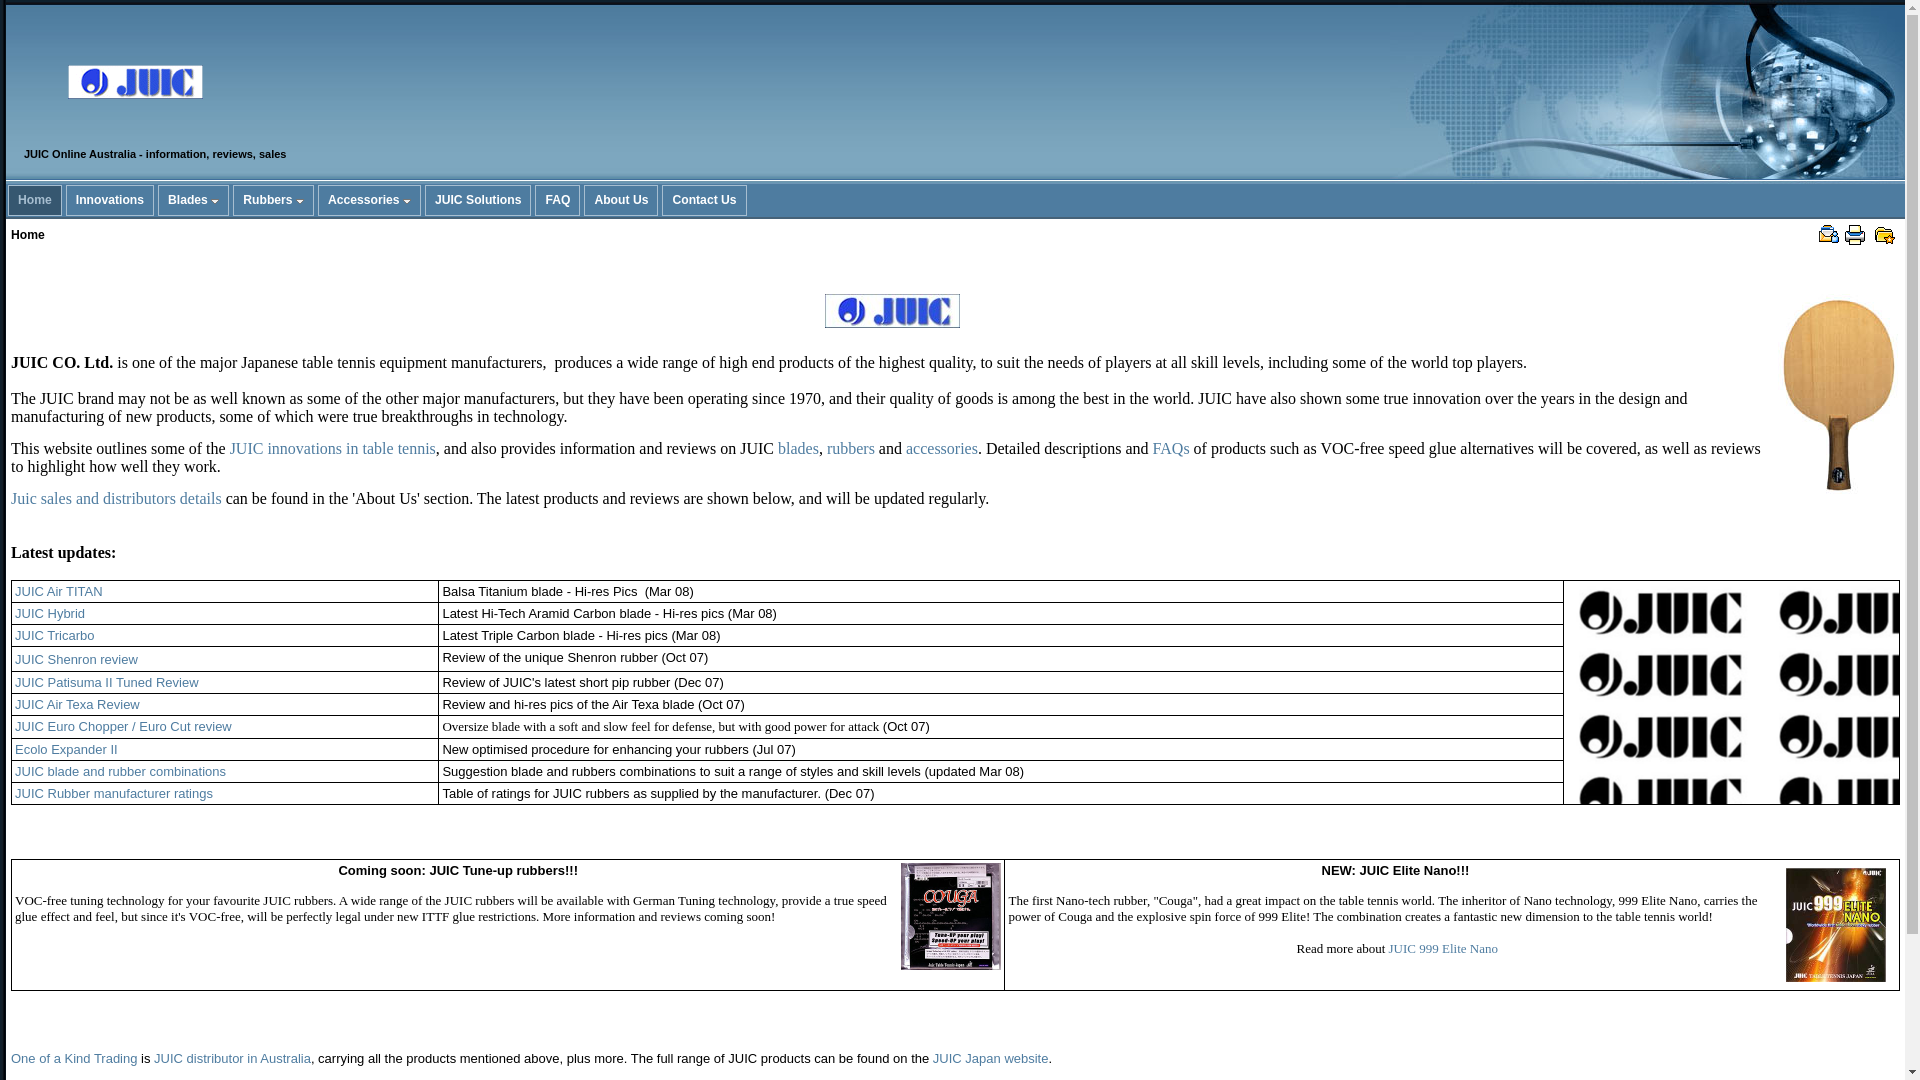 Image resolution: width=1920 pixels, height=1080 pixels. Describe the element at coordinates (1828, 234) in the screenshot. I see `'Email a Page to a Friend'` at that location.